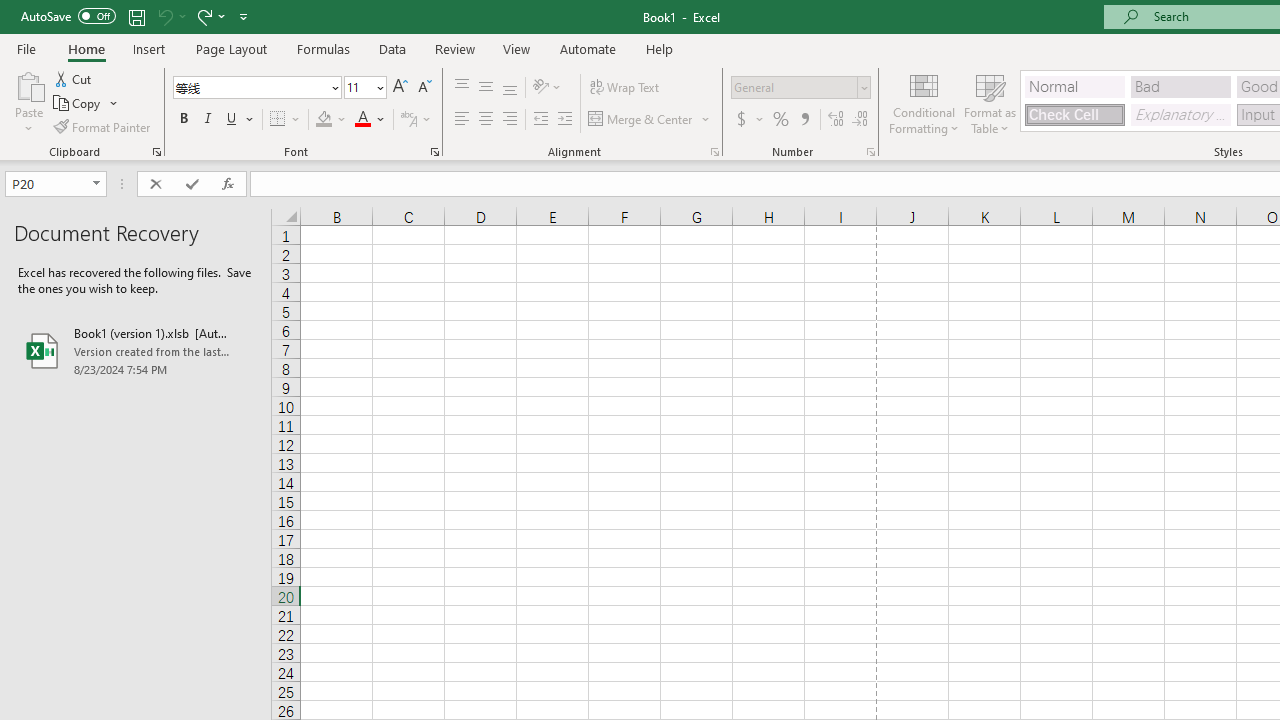 The image size is (1280, 720). I want to click on 'Font Color RGB(255, 0, 0)', so click(362, 119).